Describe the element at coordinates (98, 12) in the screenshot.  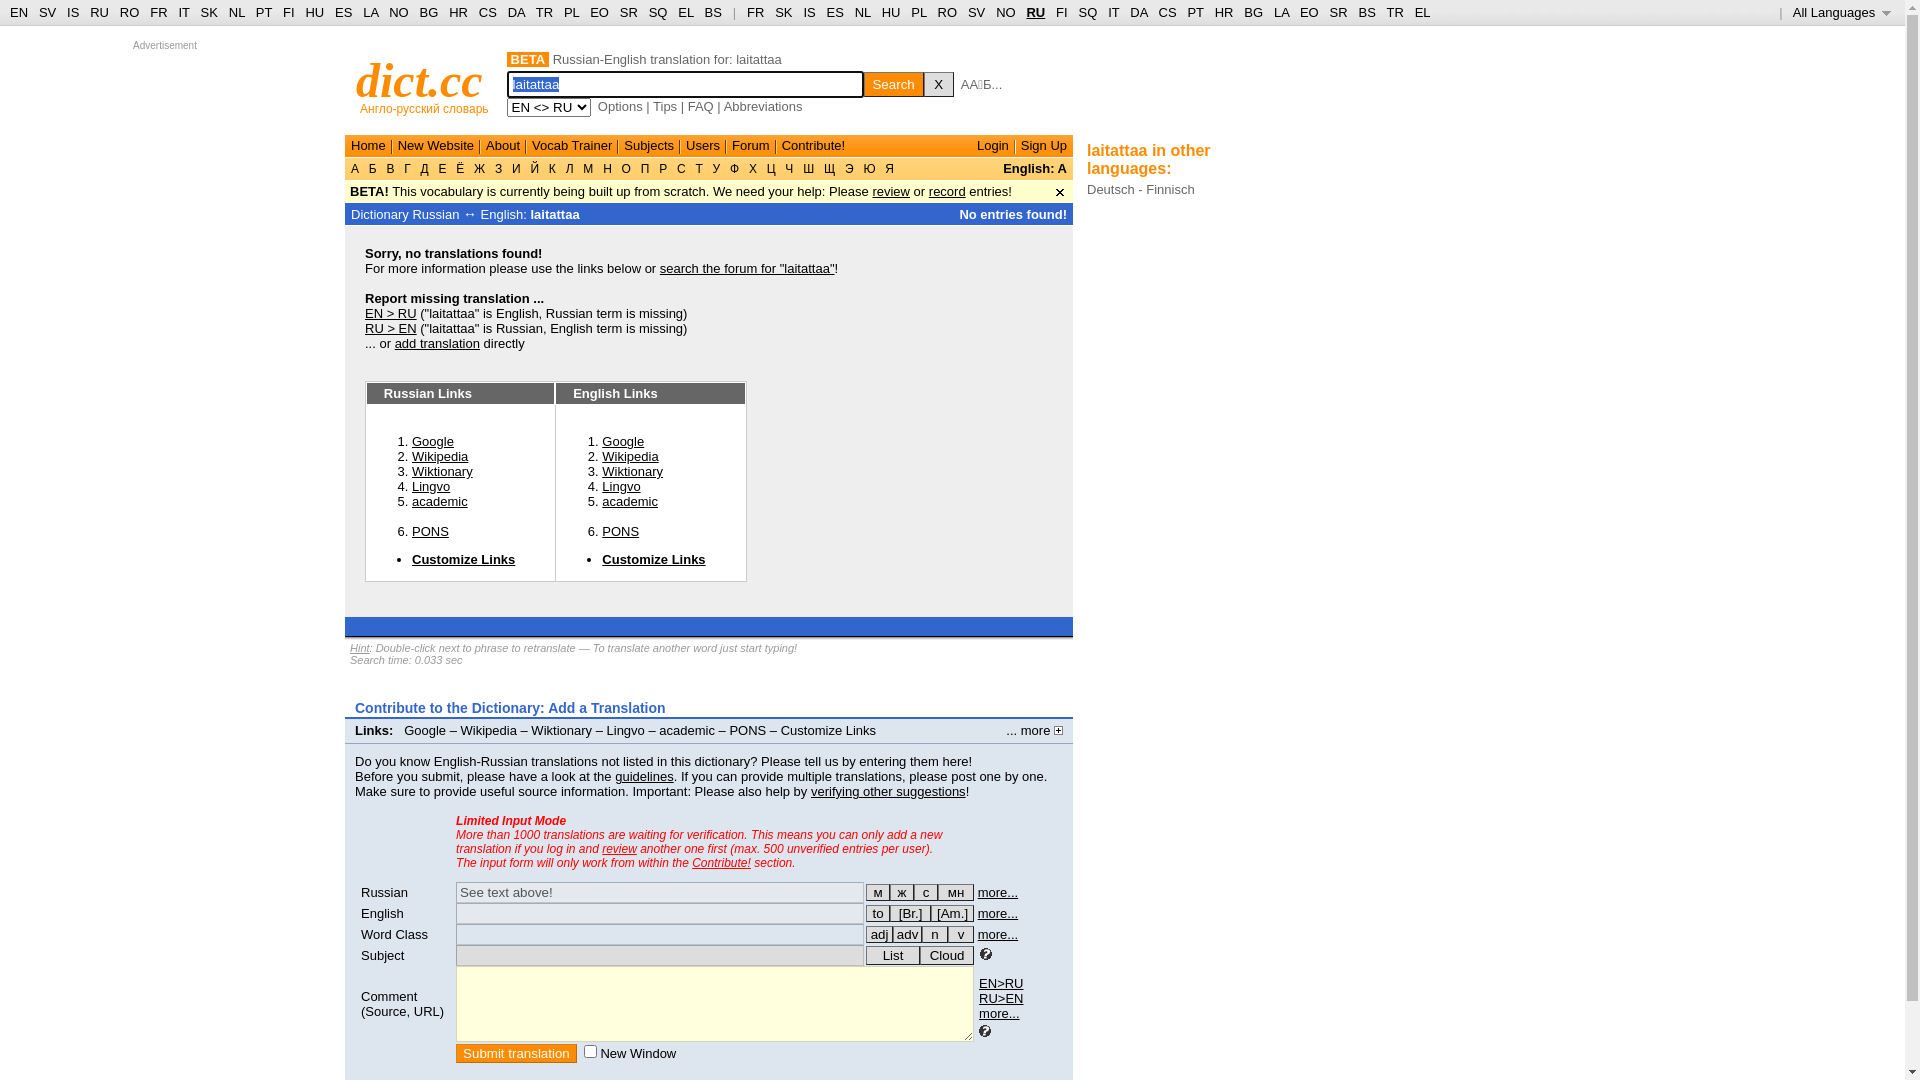
I see `'RU'` at that location.